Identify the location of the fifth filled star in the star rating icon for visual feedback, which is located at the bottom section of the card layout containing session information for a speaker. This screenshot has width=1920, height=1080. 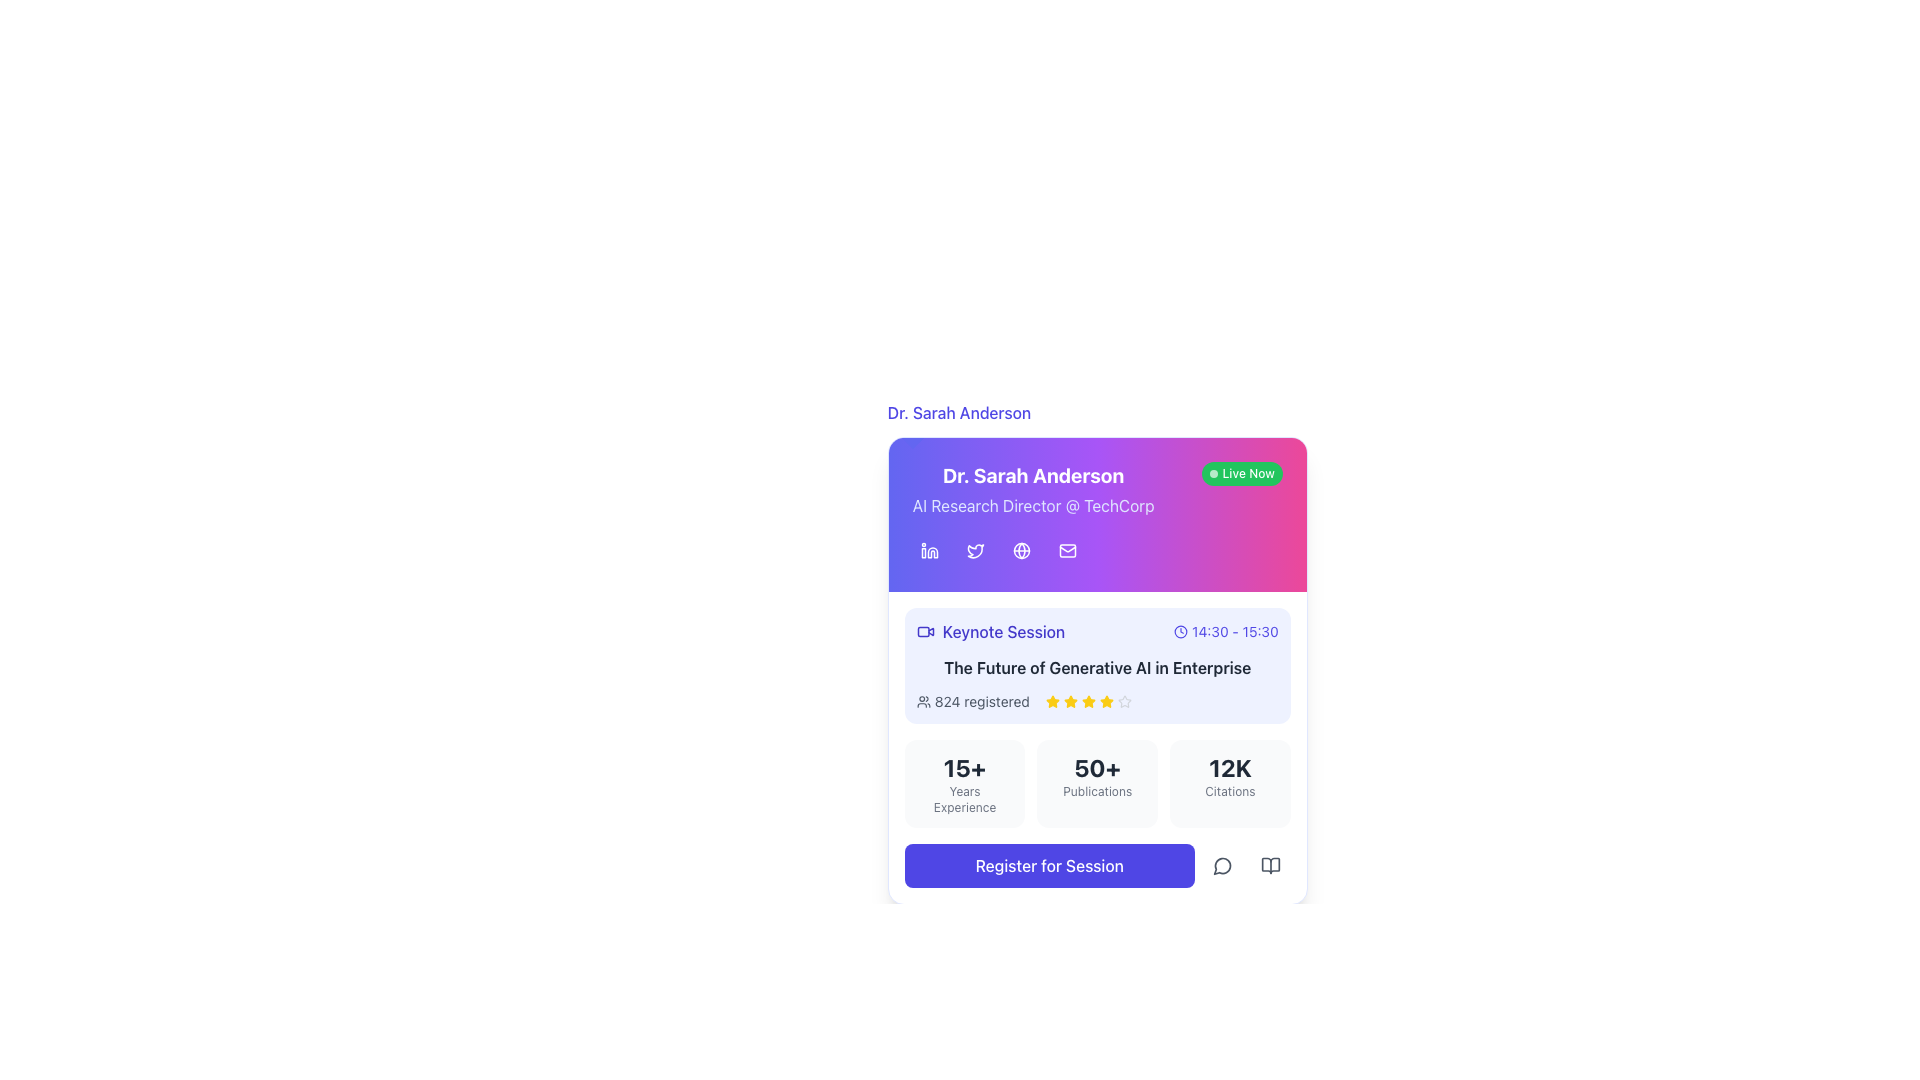
(1105, 701).